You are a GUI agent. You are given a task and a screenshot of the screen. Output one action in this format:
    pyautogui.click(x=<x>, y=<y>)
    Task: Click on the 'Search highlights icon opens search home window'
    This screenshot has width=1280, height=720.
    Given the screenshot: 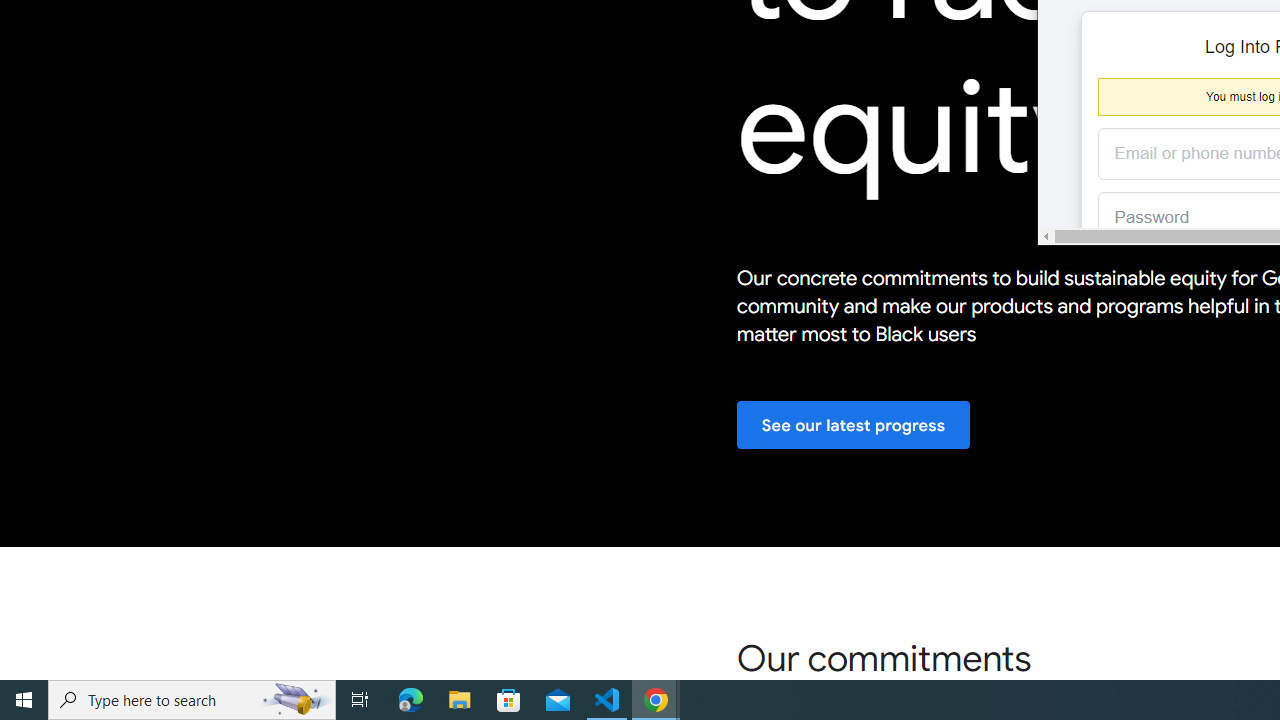 What is the action you would take?
    pyautogui.click(x=294, y=698)
    